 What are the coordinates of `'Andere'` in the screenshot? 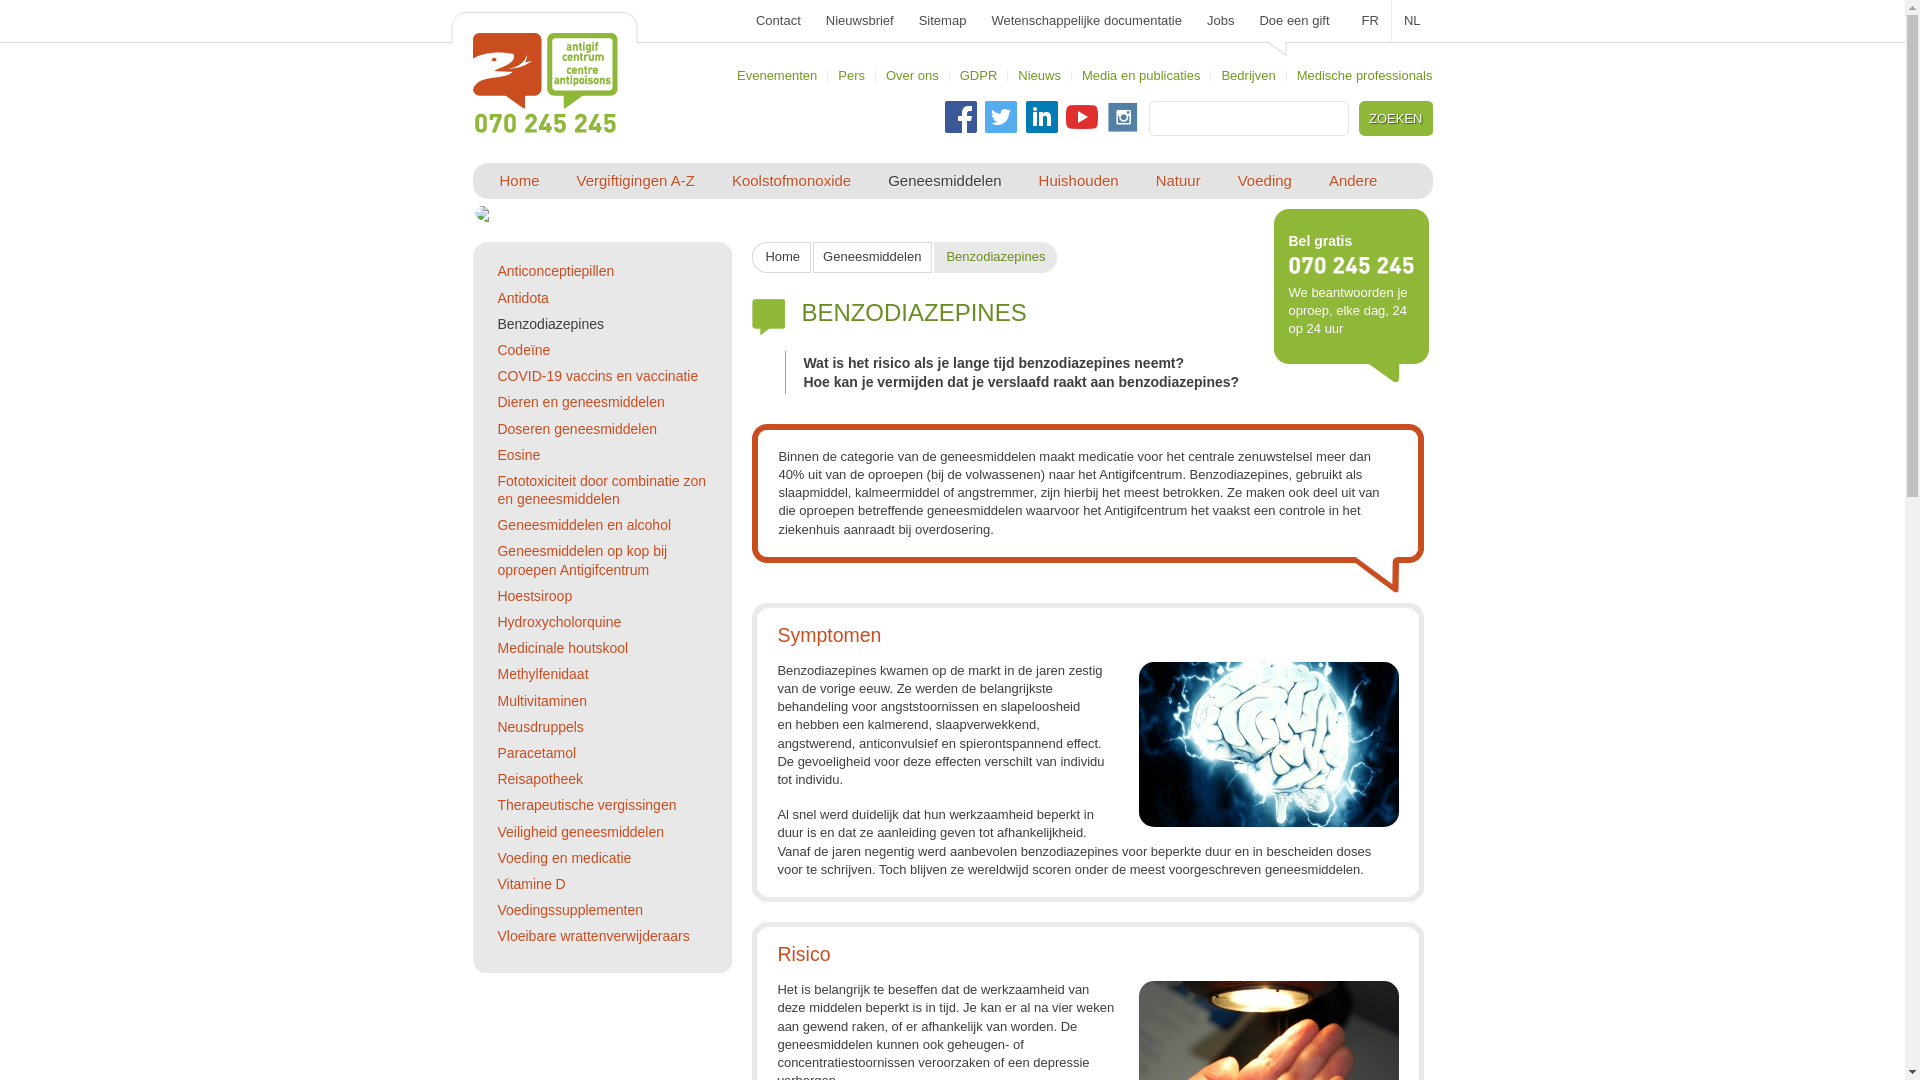 It's located at (1353, 181).